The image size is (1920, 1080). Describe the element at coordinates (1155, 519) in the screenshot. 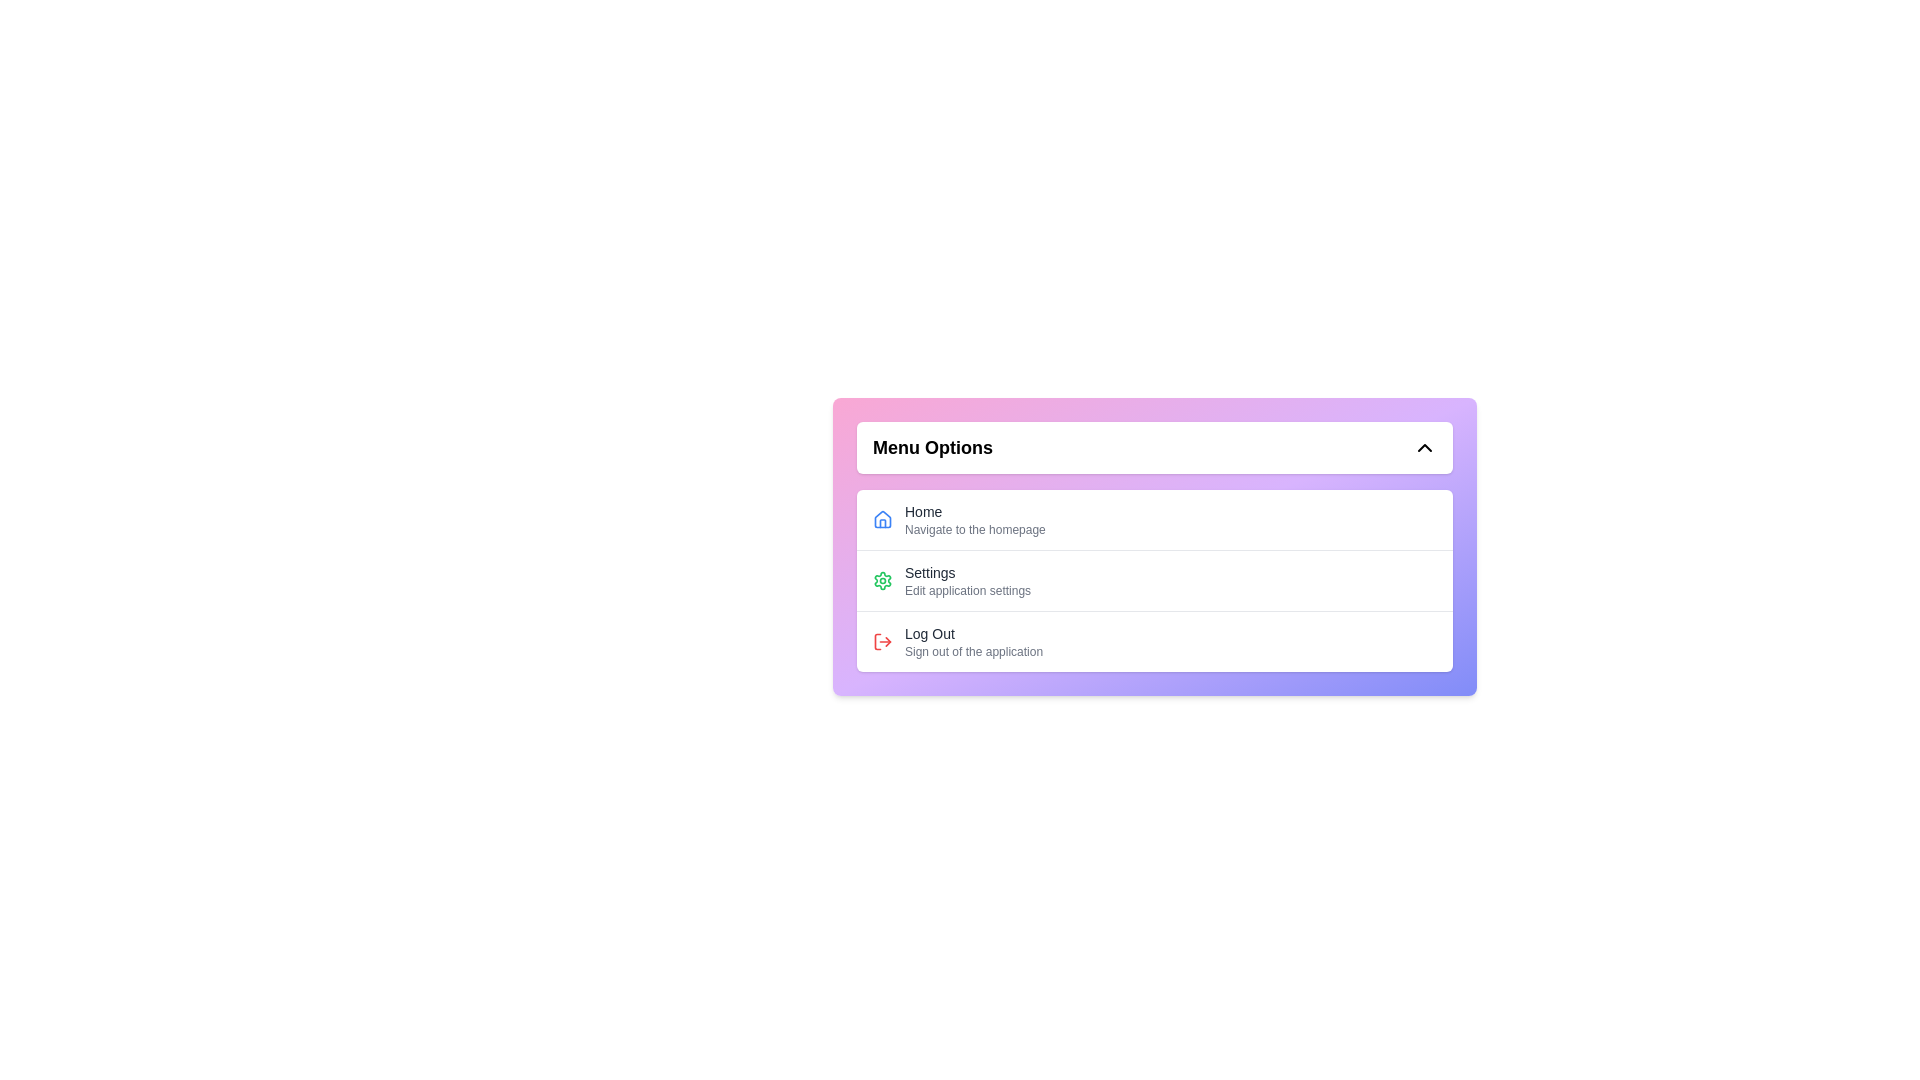

I see `the 'Home' button to navigate to the homepage` at that location.